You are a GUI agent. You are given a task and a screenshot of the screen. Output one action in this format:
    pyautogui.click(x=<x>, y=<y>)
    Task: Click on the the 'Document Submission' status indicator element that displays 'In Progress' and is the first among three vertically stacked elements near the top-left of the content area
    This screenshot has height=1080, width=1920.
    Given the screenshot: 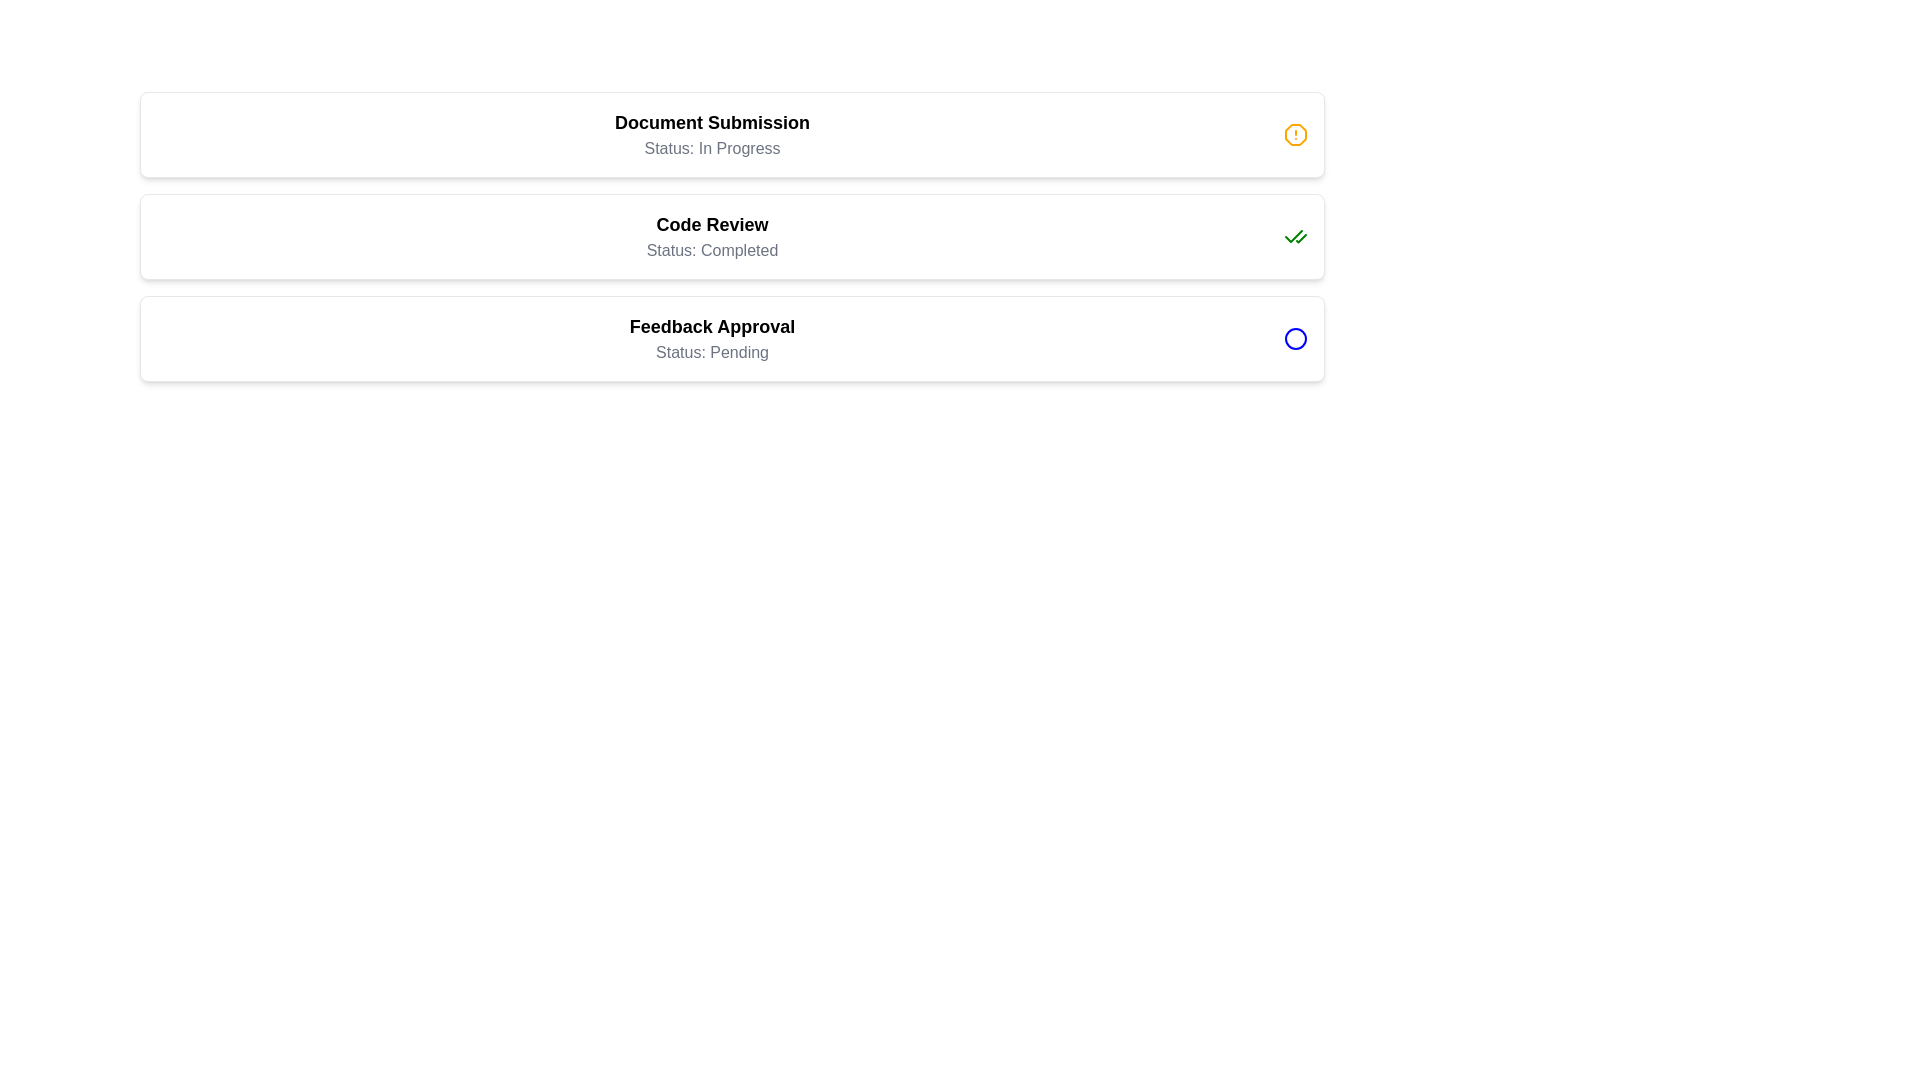 What is the action you would take?
    pyautogui.click(x=712, y=135)
    